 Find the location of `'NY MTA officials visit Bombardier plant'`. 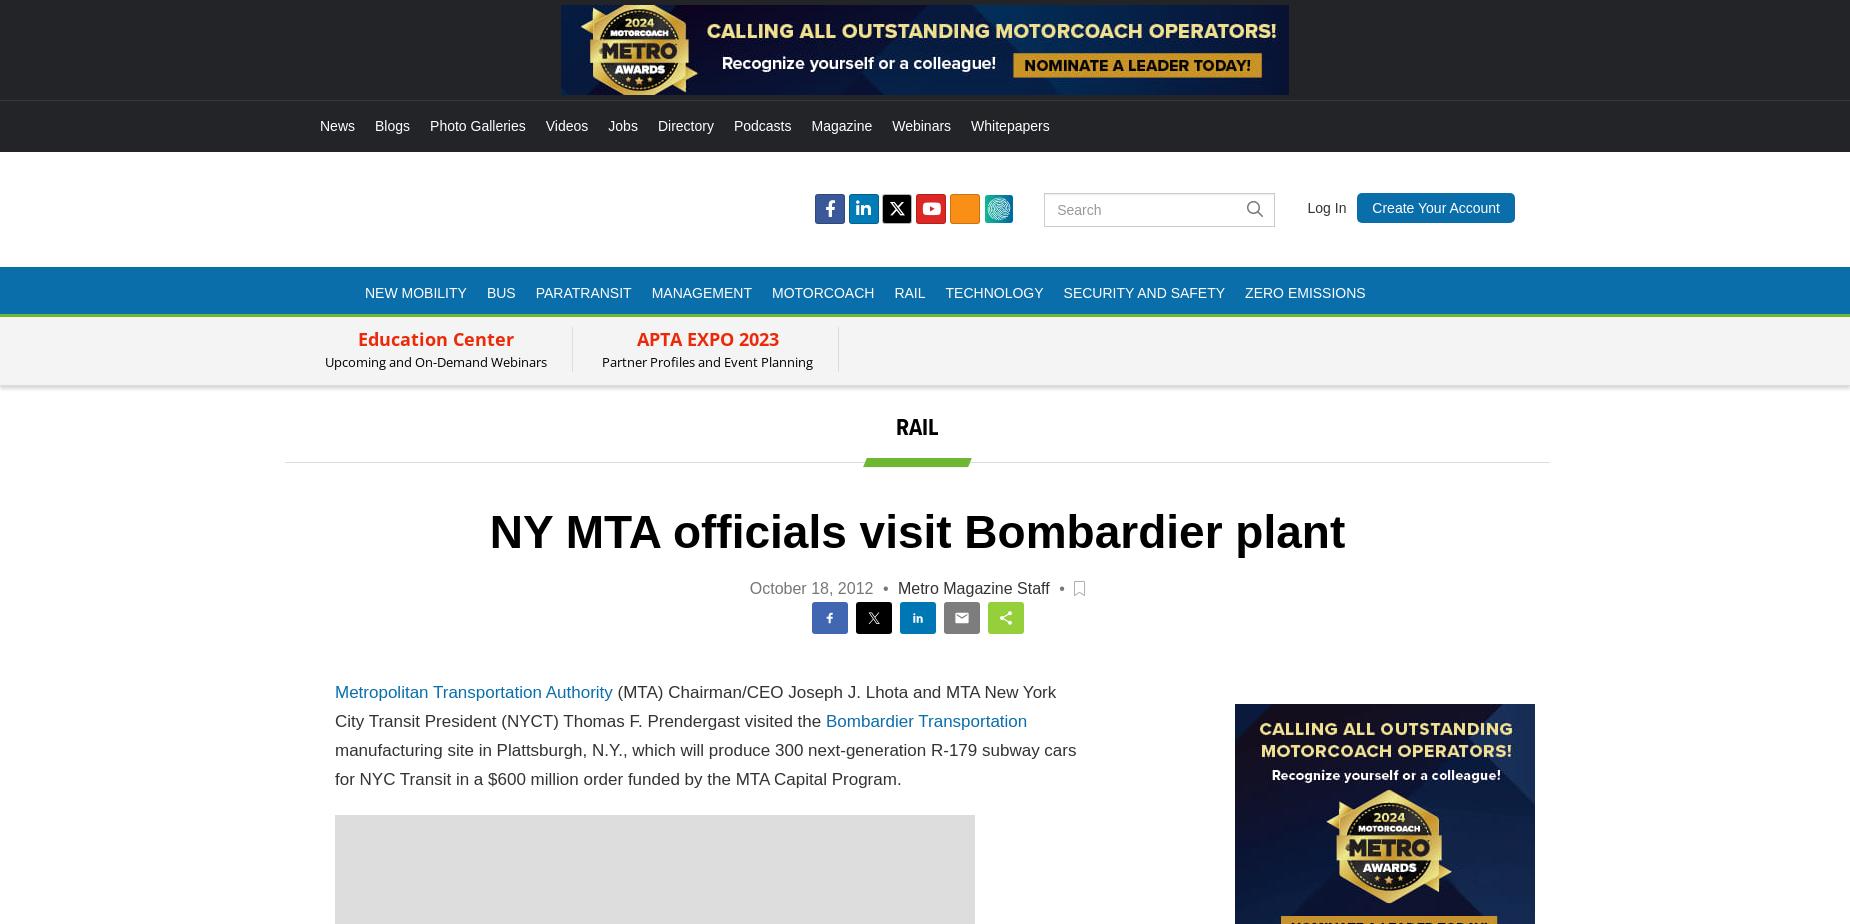

'NY MTA officials visit Bombardier plant' is located at coordinates (917, 532).